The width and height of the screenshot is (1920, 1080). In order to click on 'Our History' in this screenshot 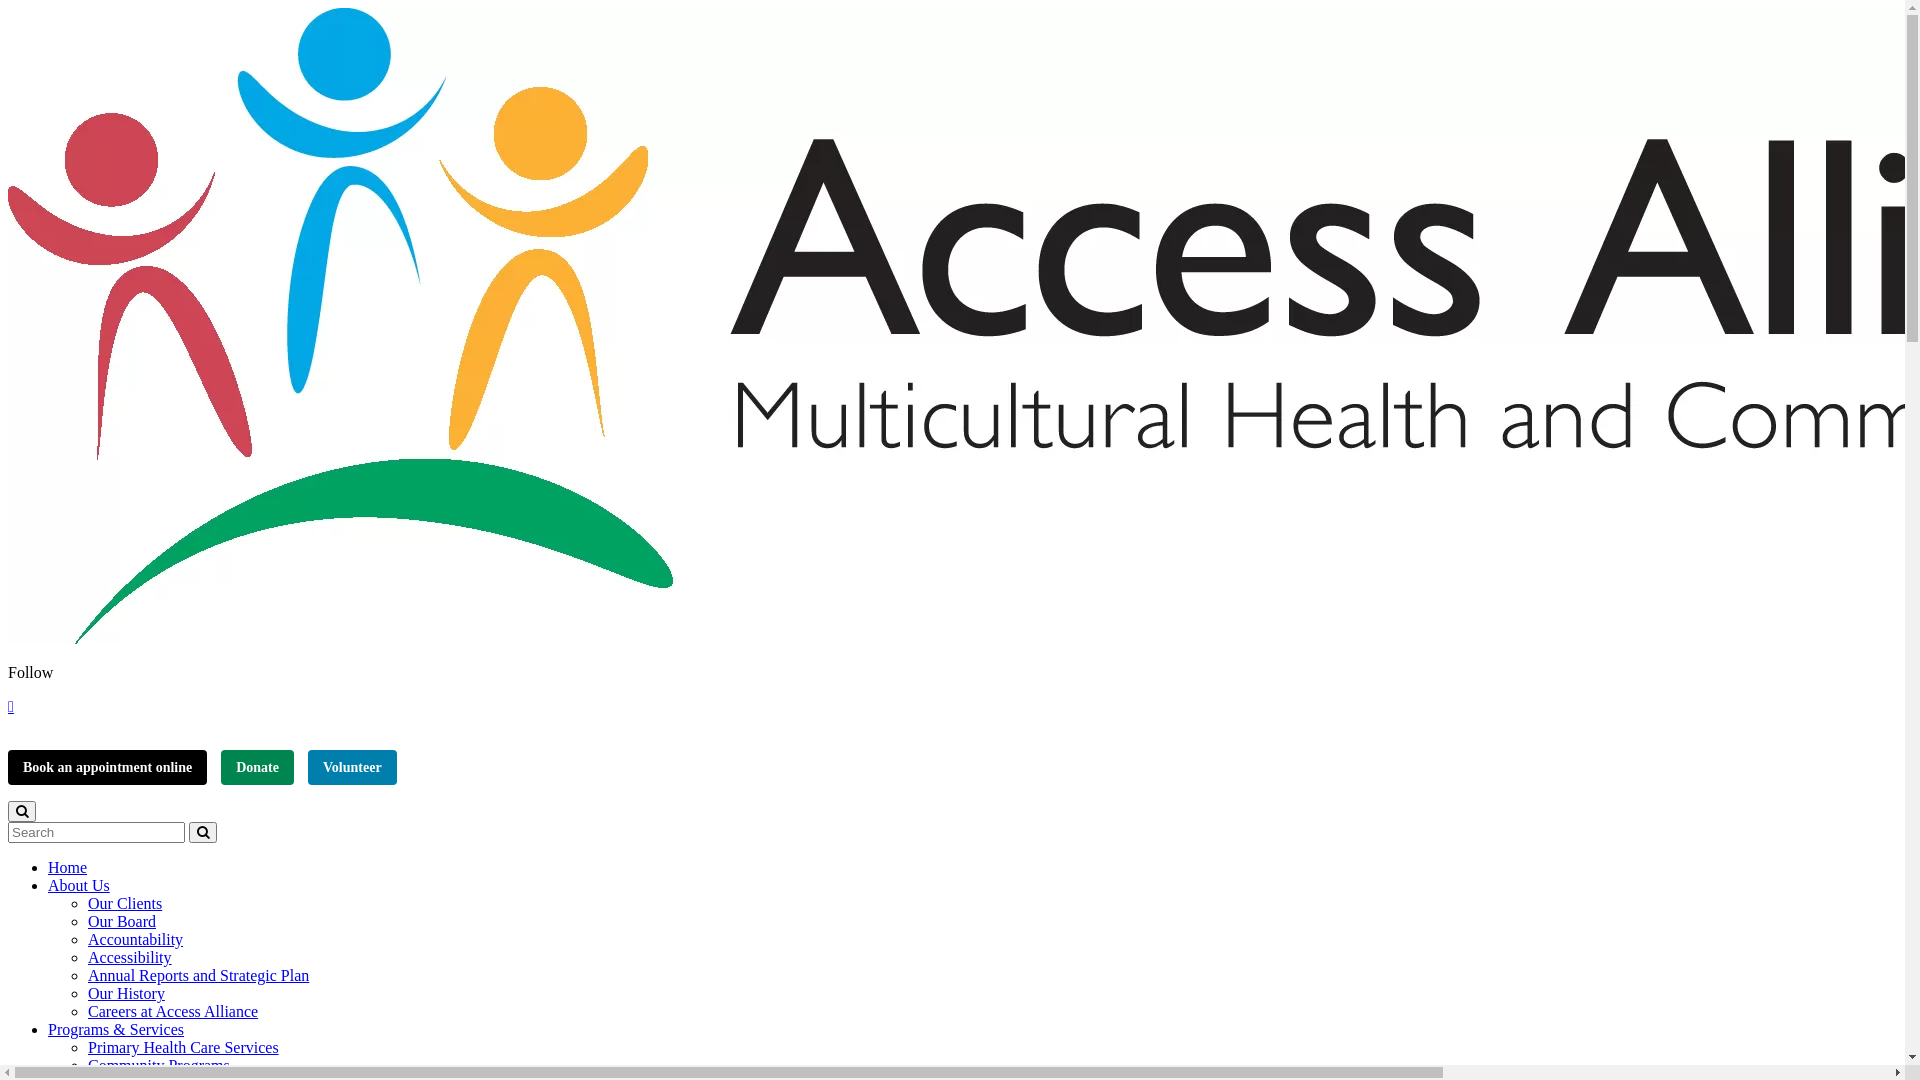, I will do `click(125, 993)`.